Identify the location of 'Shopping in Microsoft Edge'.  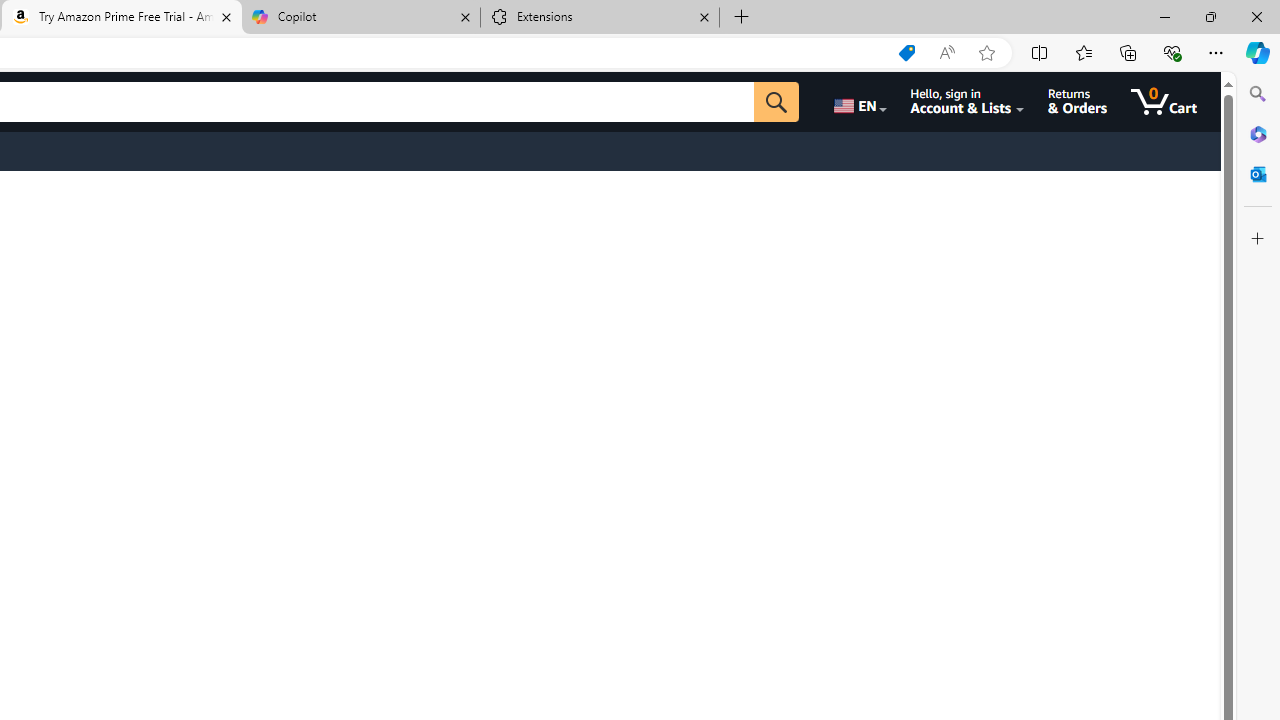
(905, 52).